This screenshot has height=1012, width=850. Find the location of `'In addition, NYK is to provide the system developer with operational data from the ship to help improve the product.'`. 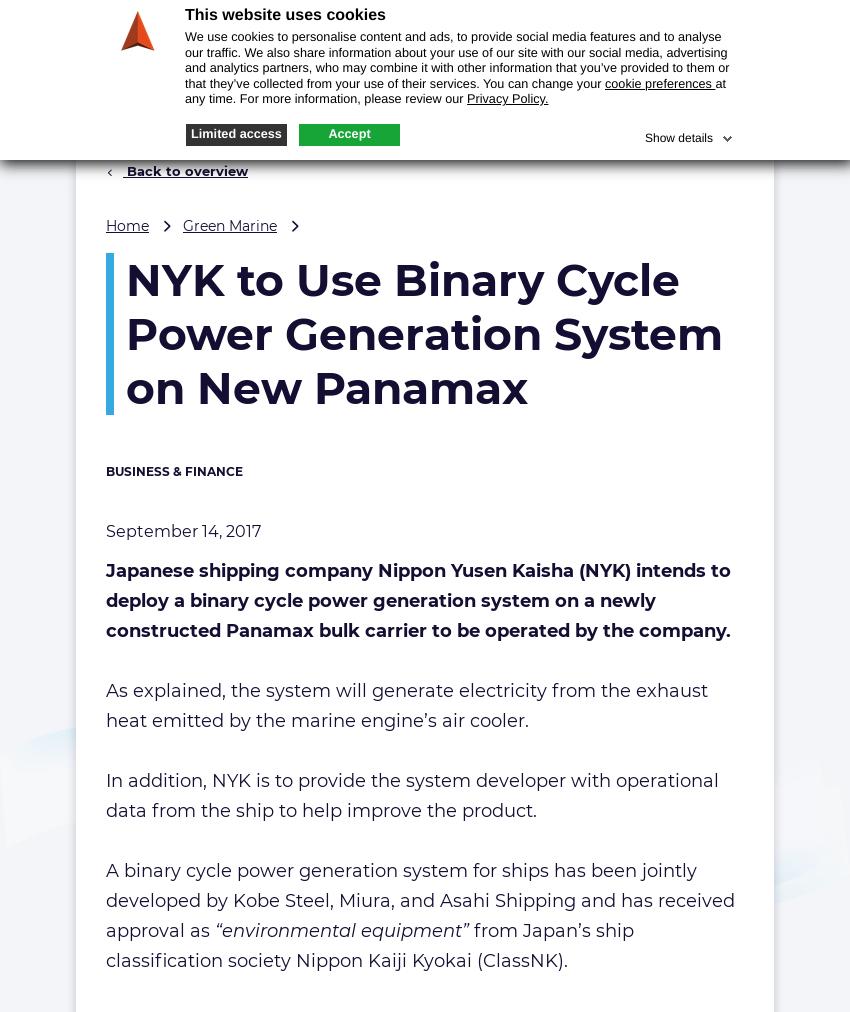

'In addition, NYK is to provide the system developer with operational data from the ship to help improve the product.' is located at coordinates (412, 795).